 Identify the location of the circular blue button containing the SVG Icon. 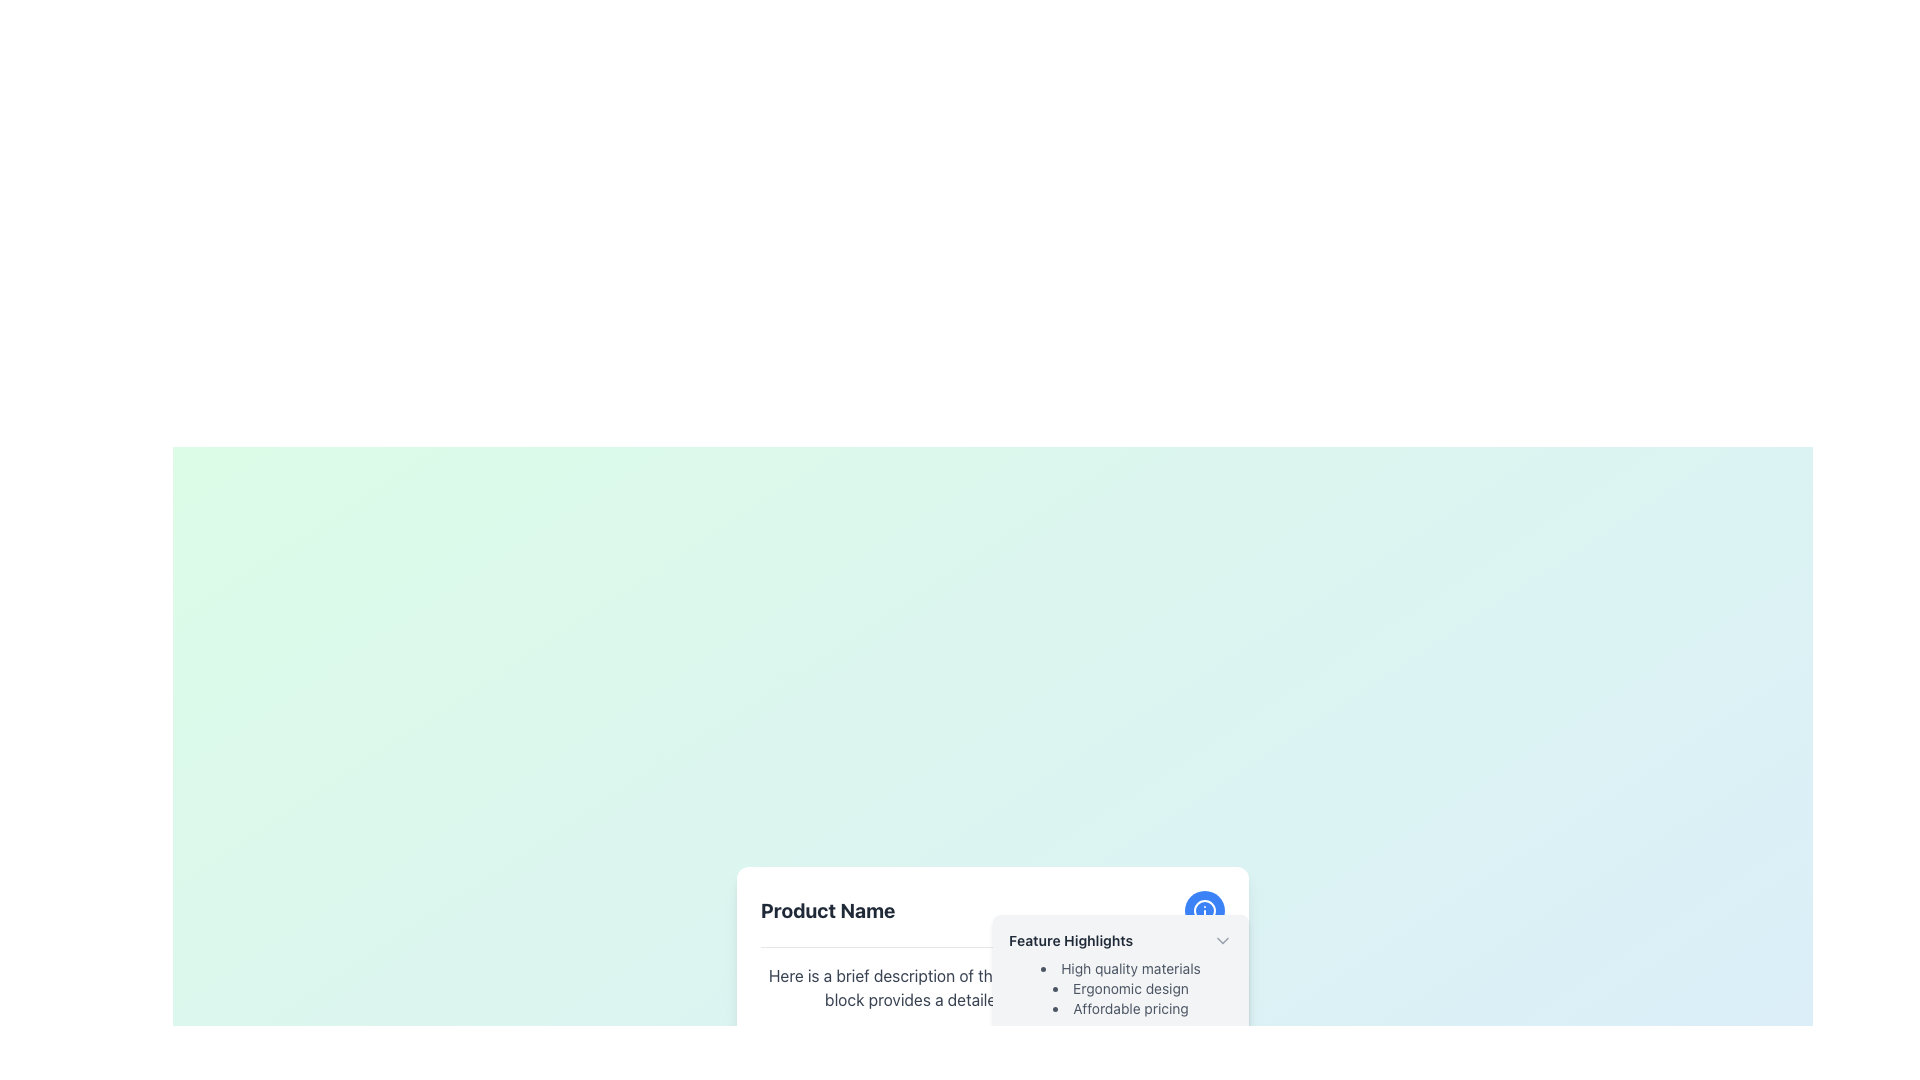
(1203, 910).